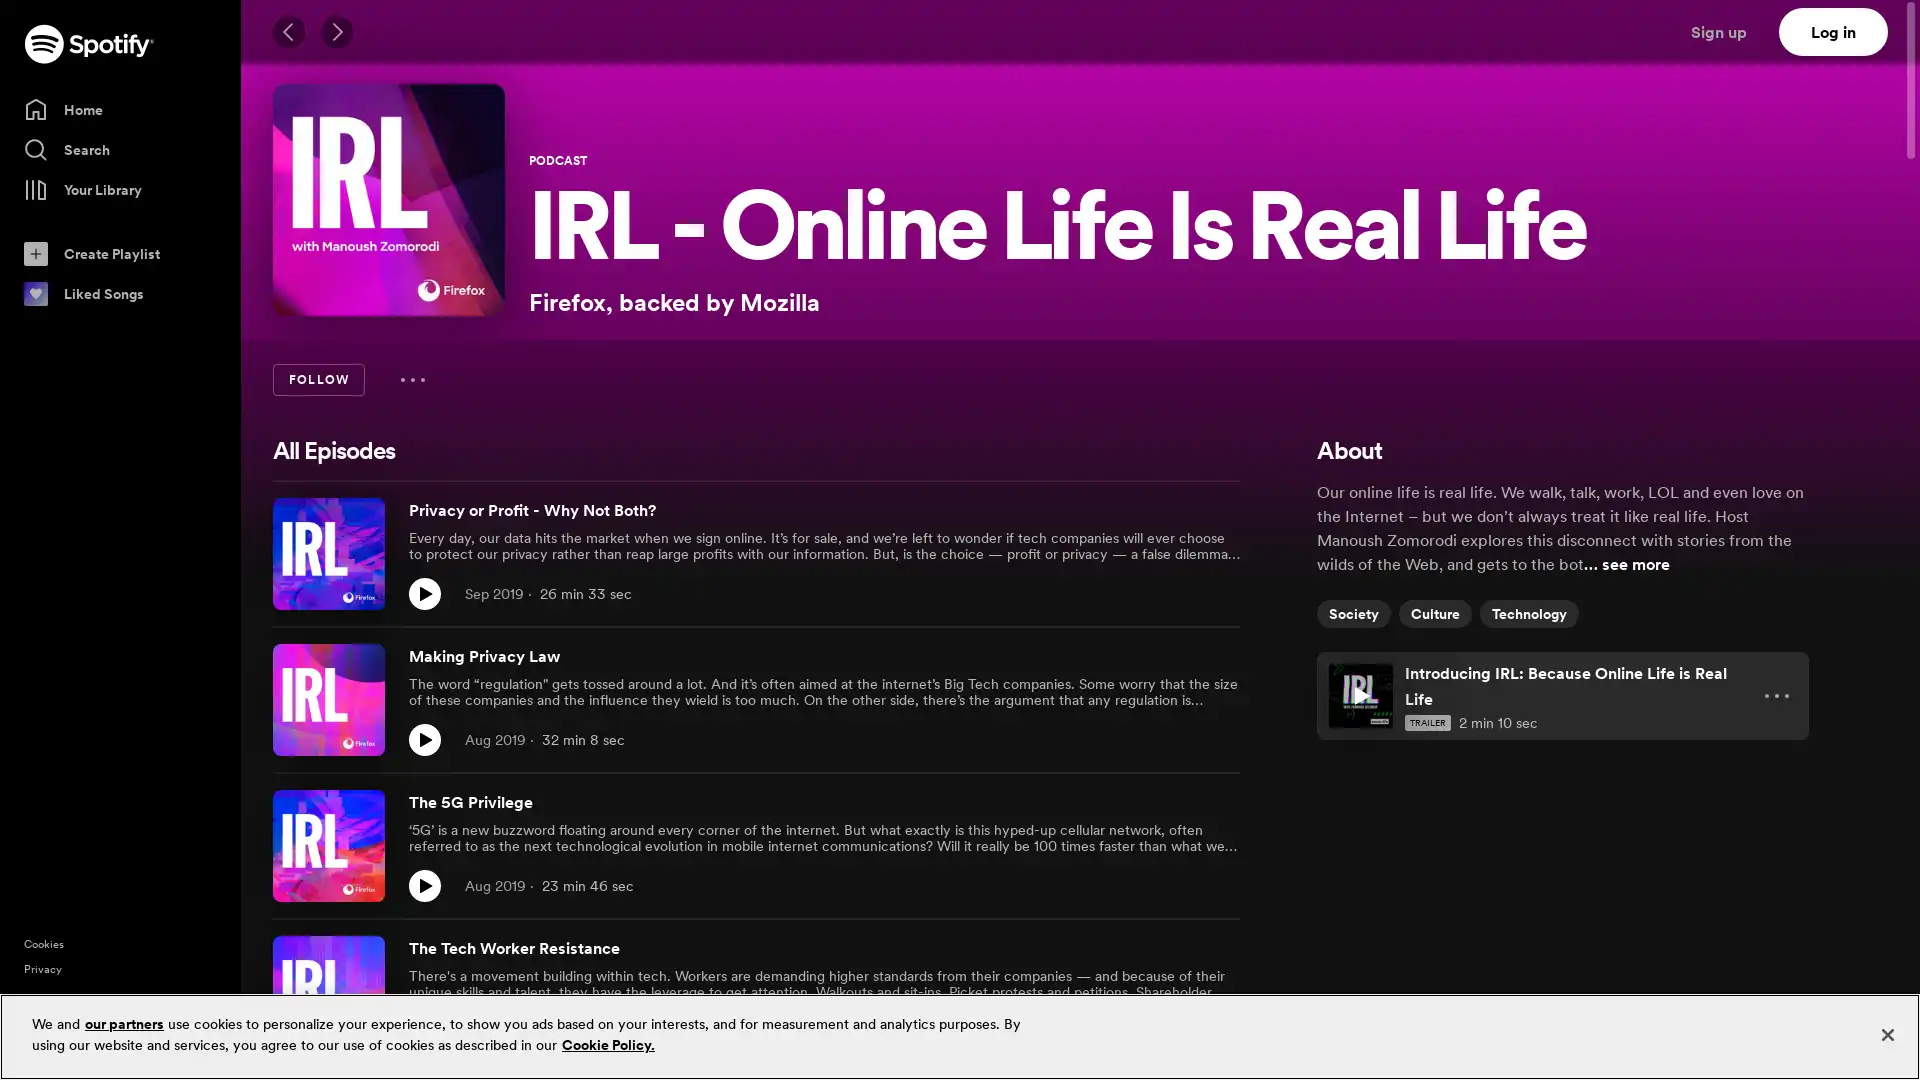 Image resolution: width=1920 pixels, height=1080 pixels. What do you see at coordinates (424, 740) in the screenshot?
I see `Play Making Privacy Law by IRL - Online Life Is Real Life` at bounding box center [424, 740].